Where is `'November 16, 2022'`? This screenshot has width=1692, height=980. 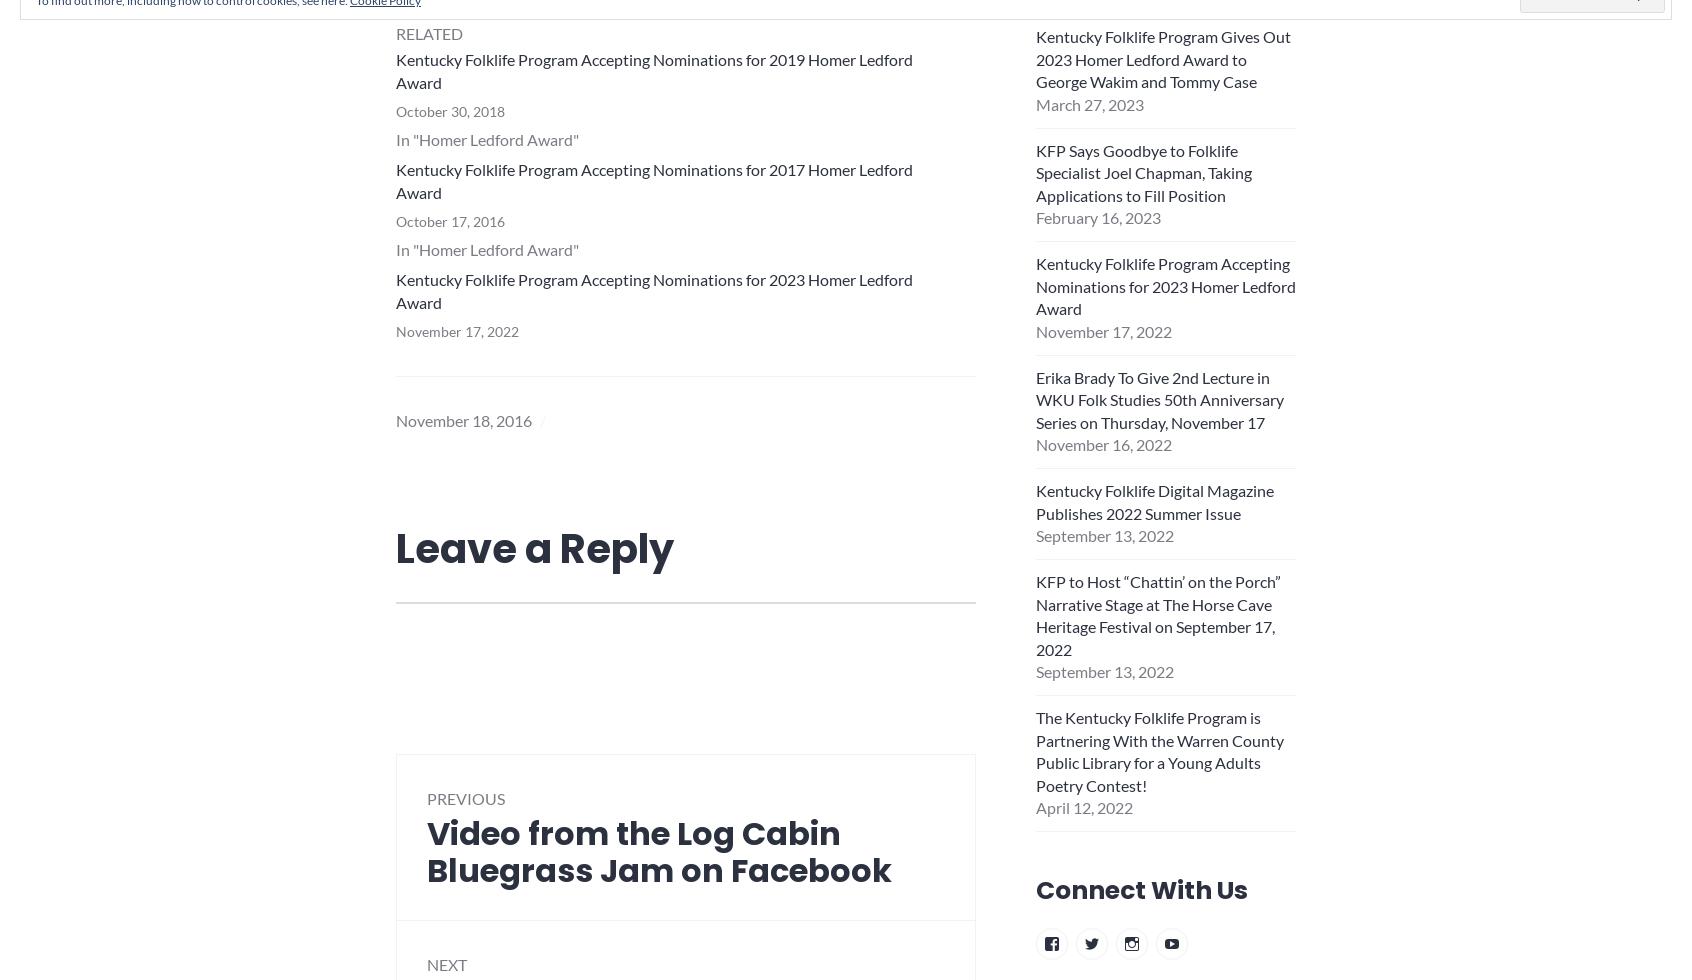 'November 16, 2022' is located at coordinates (1103, 444).